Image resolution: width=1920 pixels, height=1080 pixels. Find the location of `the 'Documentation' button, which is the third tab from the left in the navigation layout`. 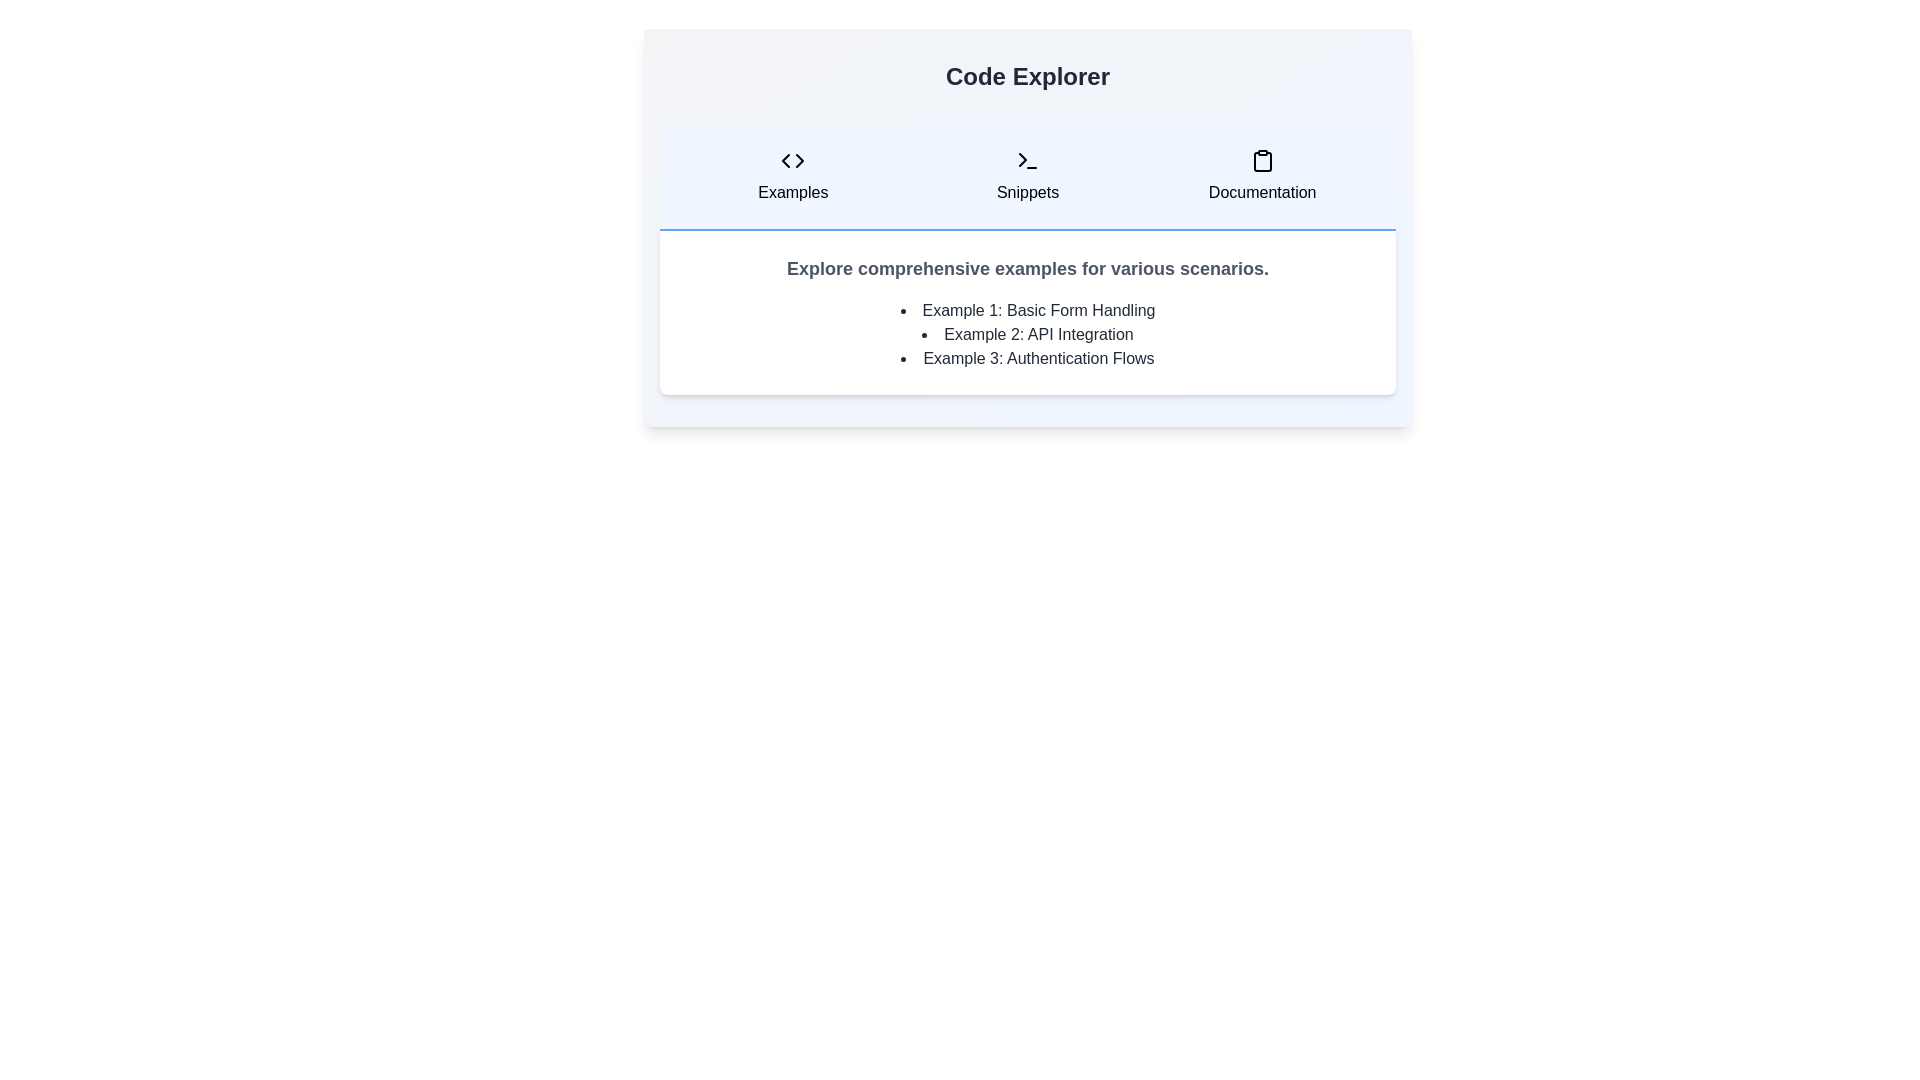

the 'Documentation' button, which is the third tab from the left in the navigation layout is located at coordinates (1261, 176).